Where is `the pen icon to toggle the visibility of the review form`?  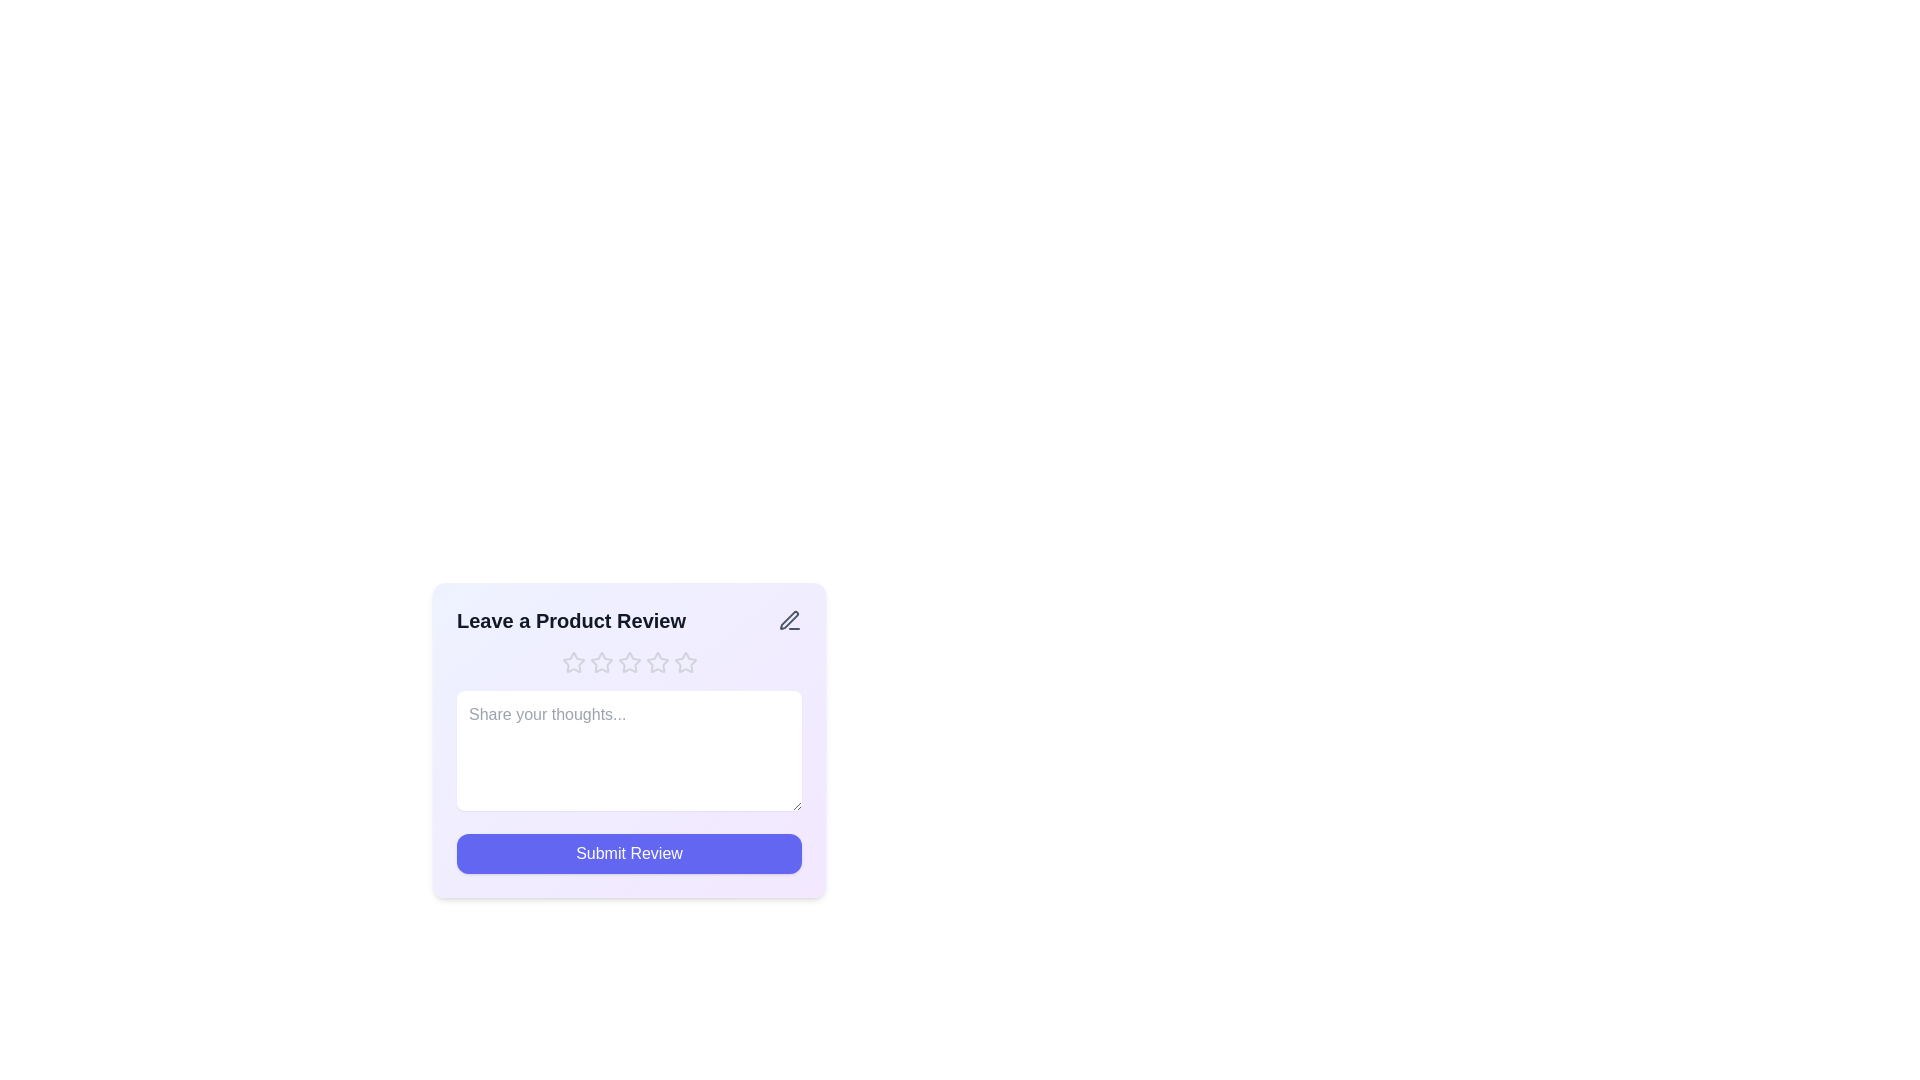 the pen icon to toggle the visibility of the review form is located at coordinates (789, 620).